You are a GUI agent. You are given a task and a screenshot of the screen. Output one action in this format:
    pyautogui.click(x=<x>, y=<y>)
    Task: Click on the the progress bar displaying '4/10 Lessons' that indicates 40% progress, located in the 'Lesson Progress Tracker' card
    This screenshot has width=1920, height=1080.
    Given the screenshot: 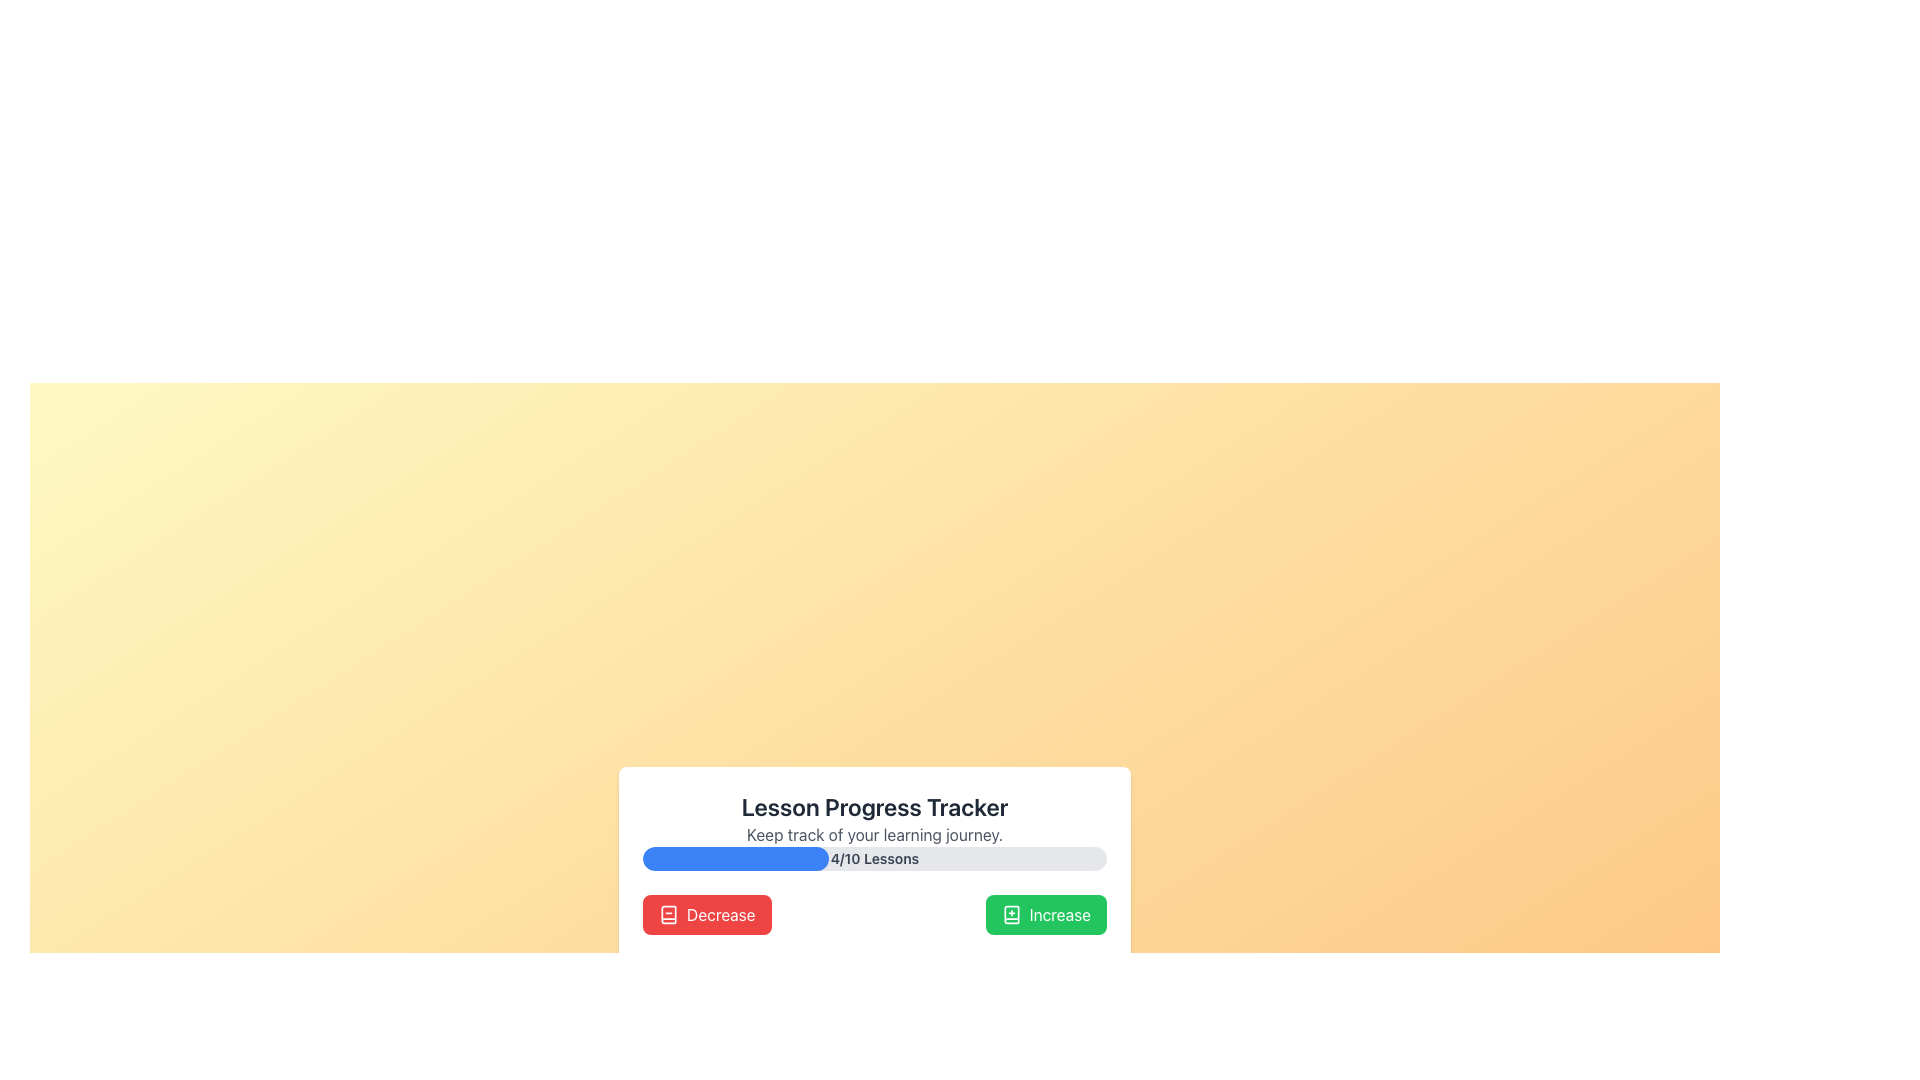 What is the action you would take?
    pyautogui.click(x=874, y=858)
    